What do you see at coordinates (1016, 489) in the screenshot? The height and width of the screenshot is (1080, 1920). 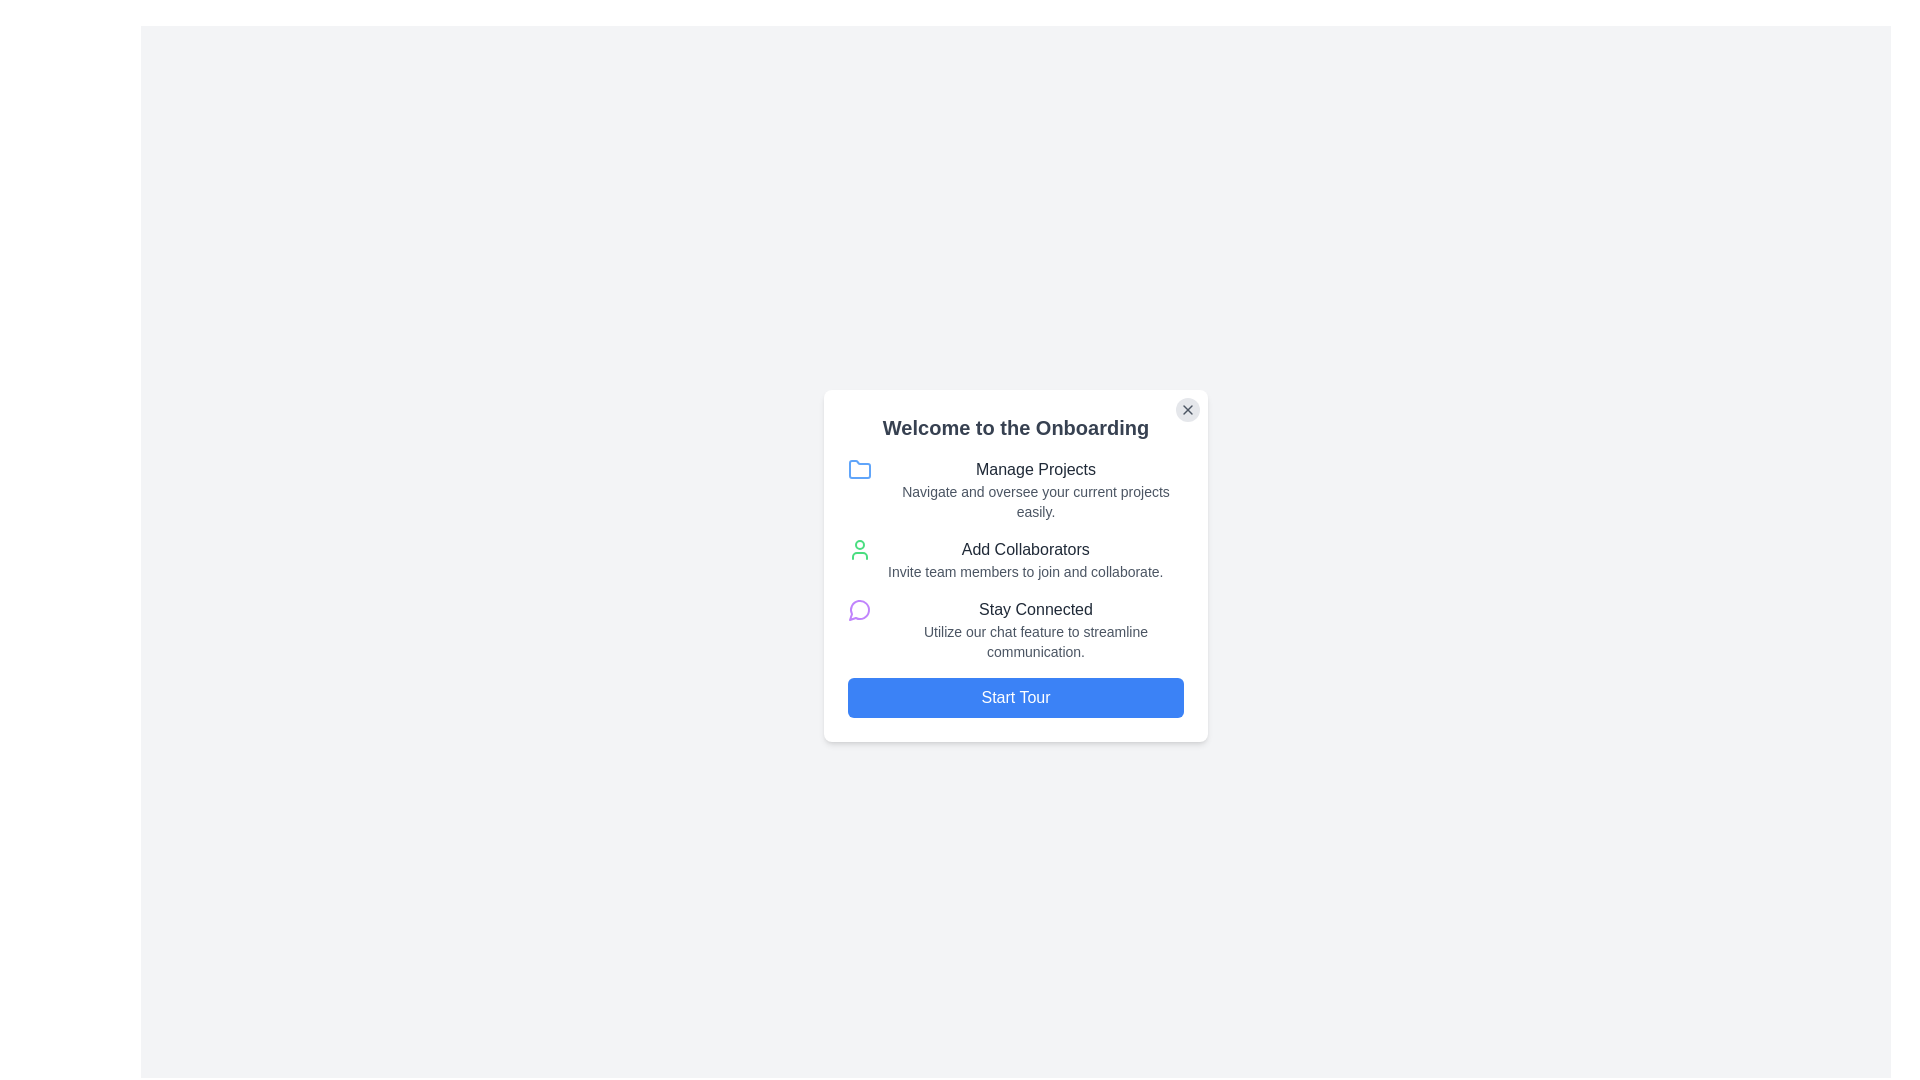 I see `description of the Information block located below the 'Welcome to the Onboarding' title and above the 'Add Collaborators' section` at bounding box center [1016, 489].